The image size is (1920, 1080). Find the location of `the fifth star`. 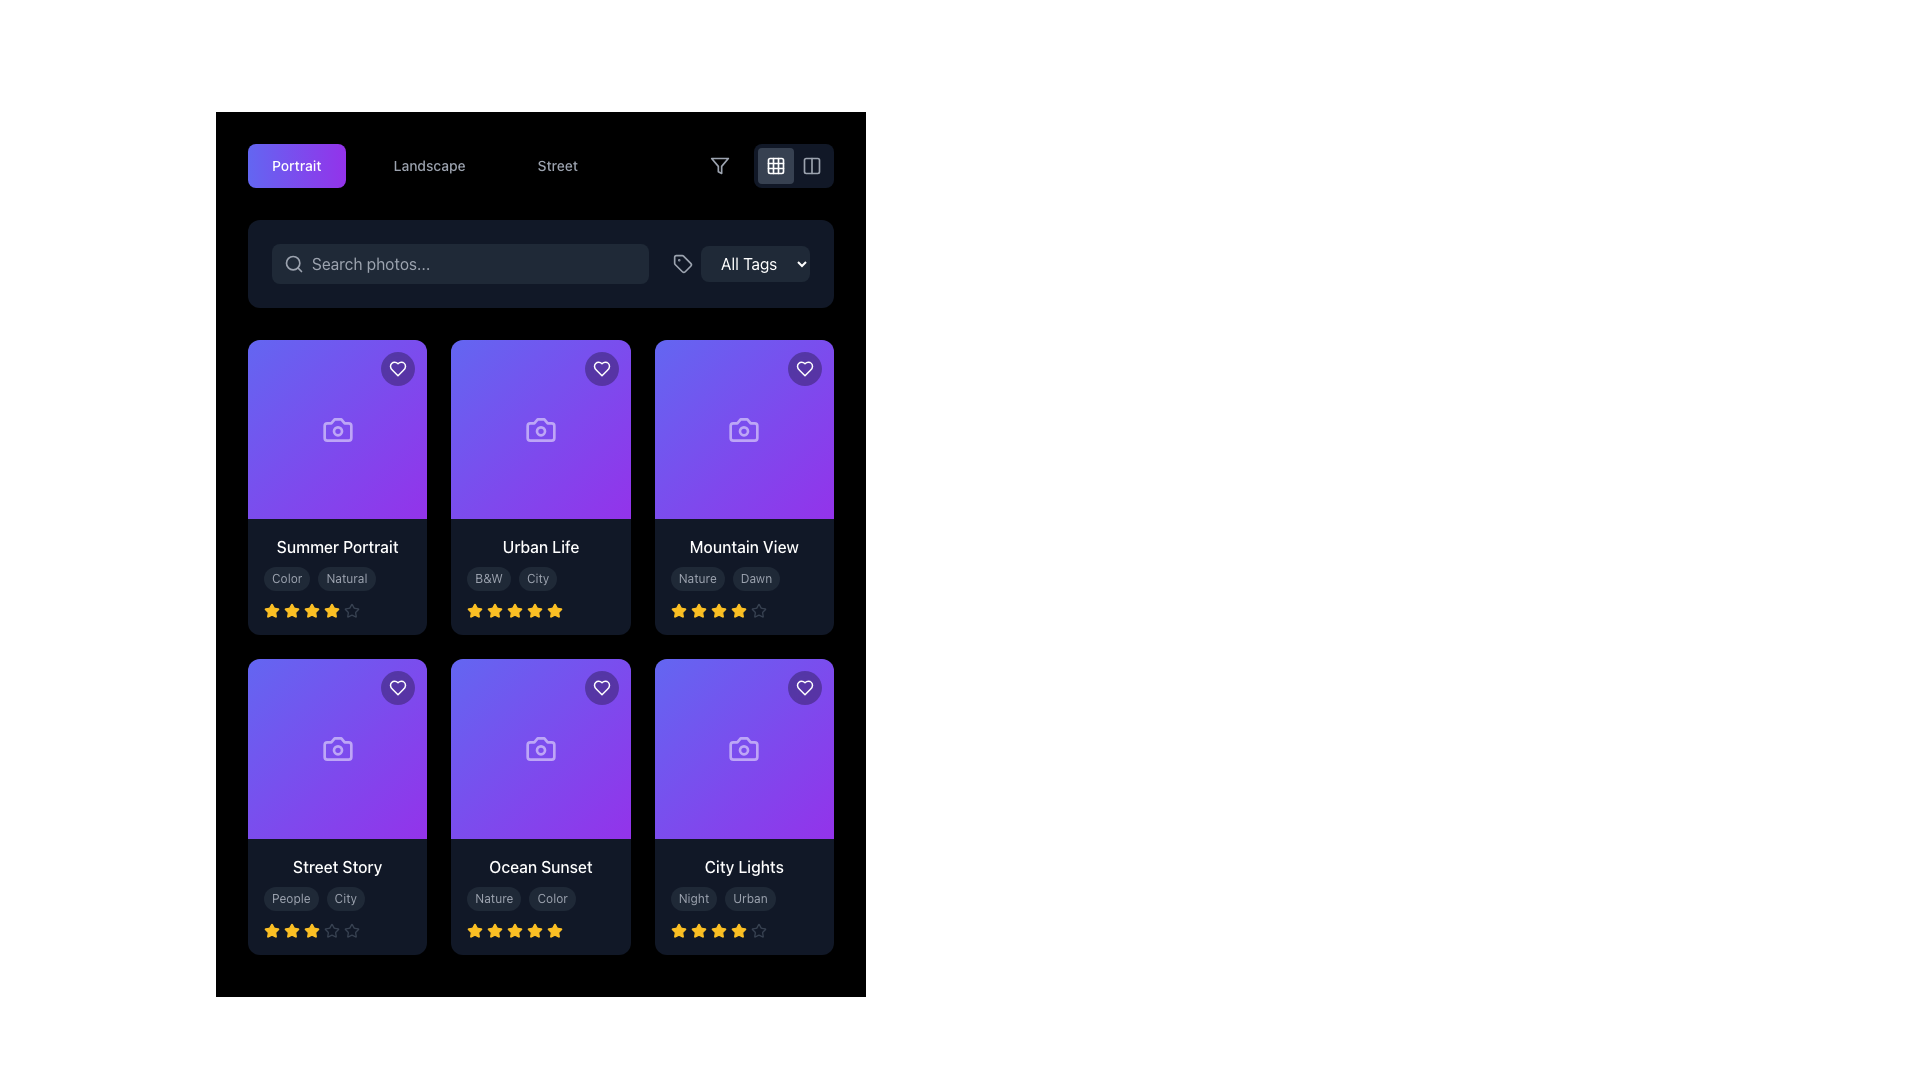

the fifth star is located at coordinates (474, 930).